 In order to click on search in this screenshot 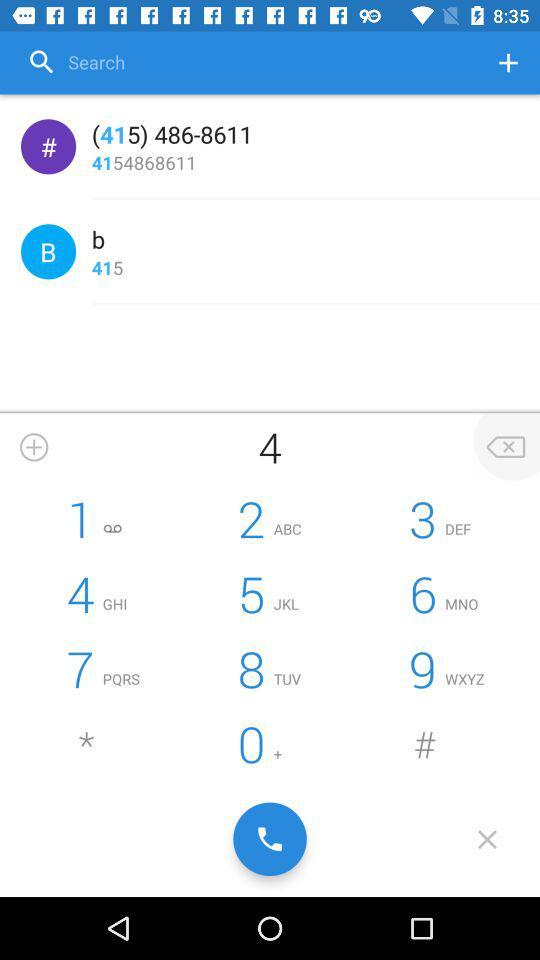, I will do `click(248, 62)`.